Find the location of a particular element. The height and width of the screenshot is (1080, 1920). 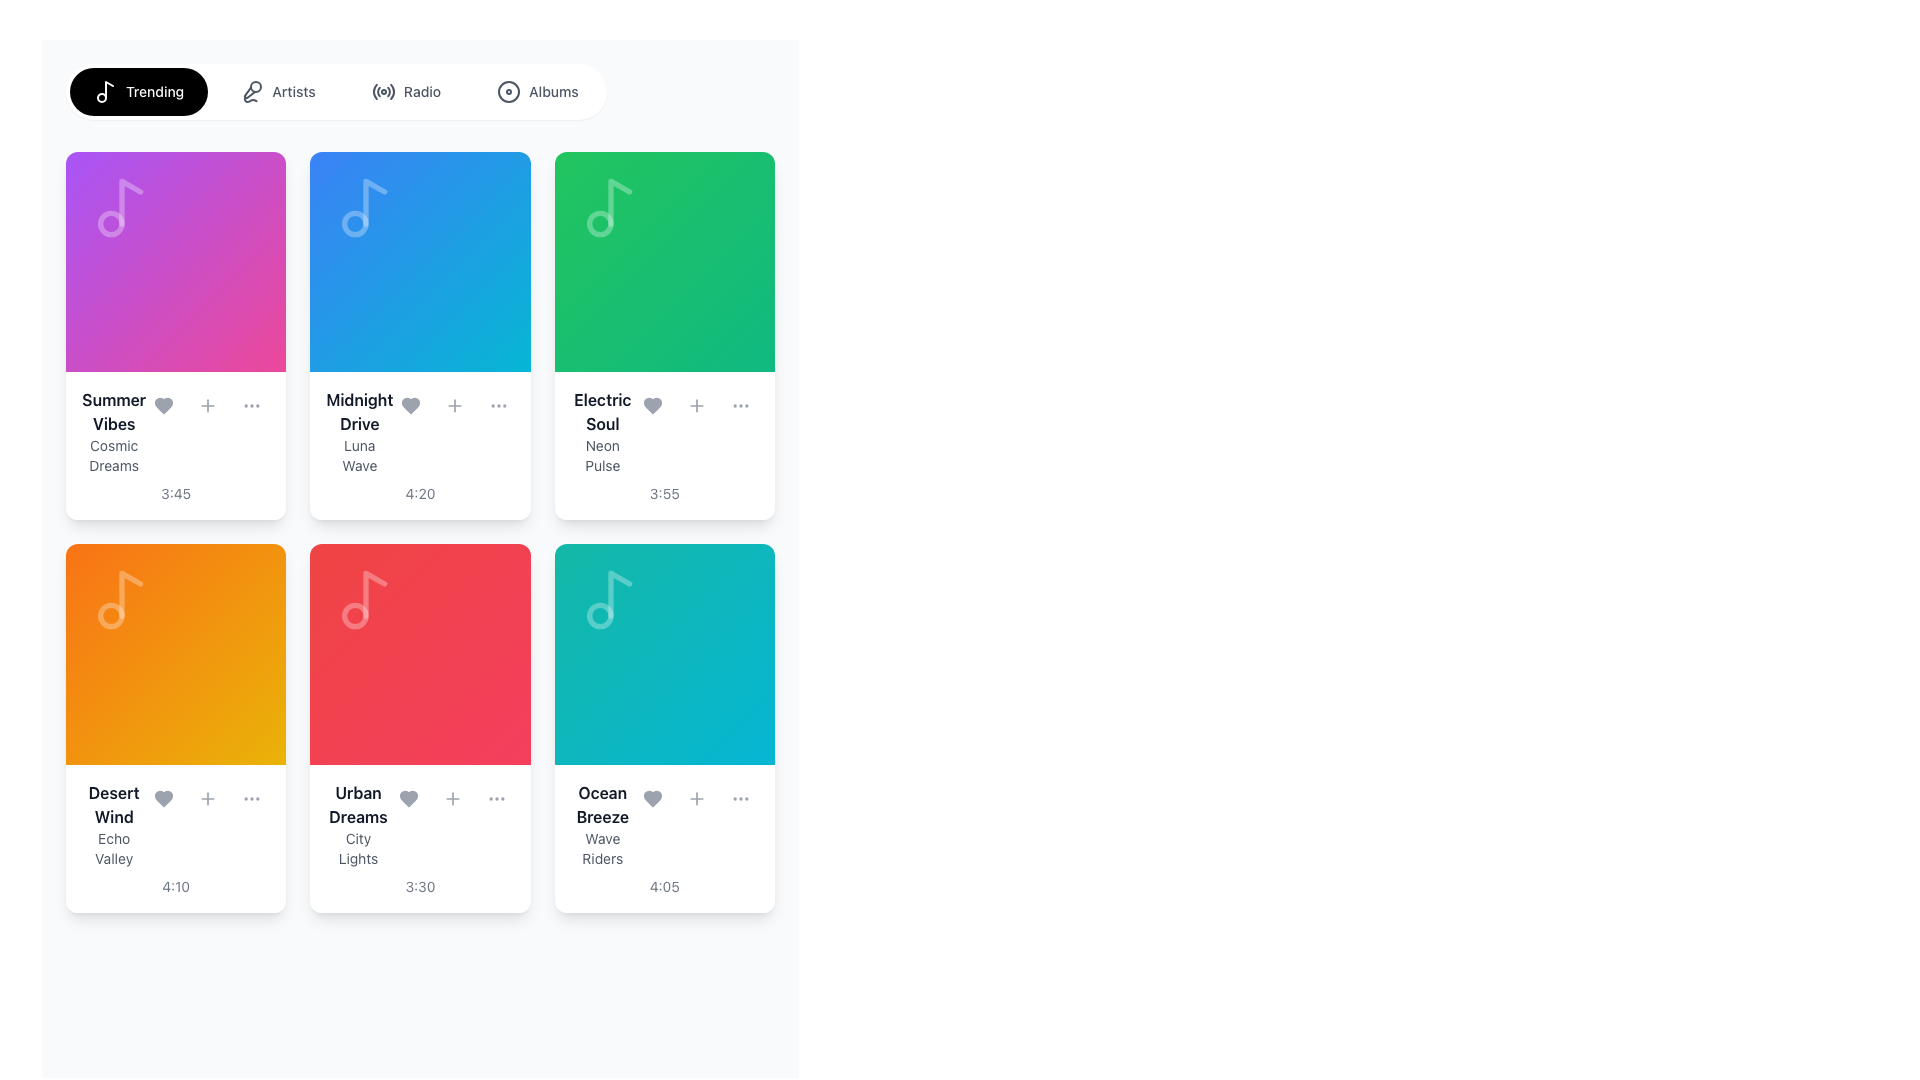

the music note icon located in the top-left card of the grid layout, which features a semi-transparent appearance on a vibrant gradient background is located at coordinates (120, 208).